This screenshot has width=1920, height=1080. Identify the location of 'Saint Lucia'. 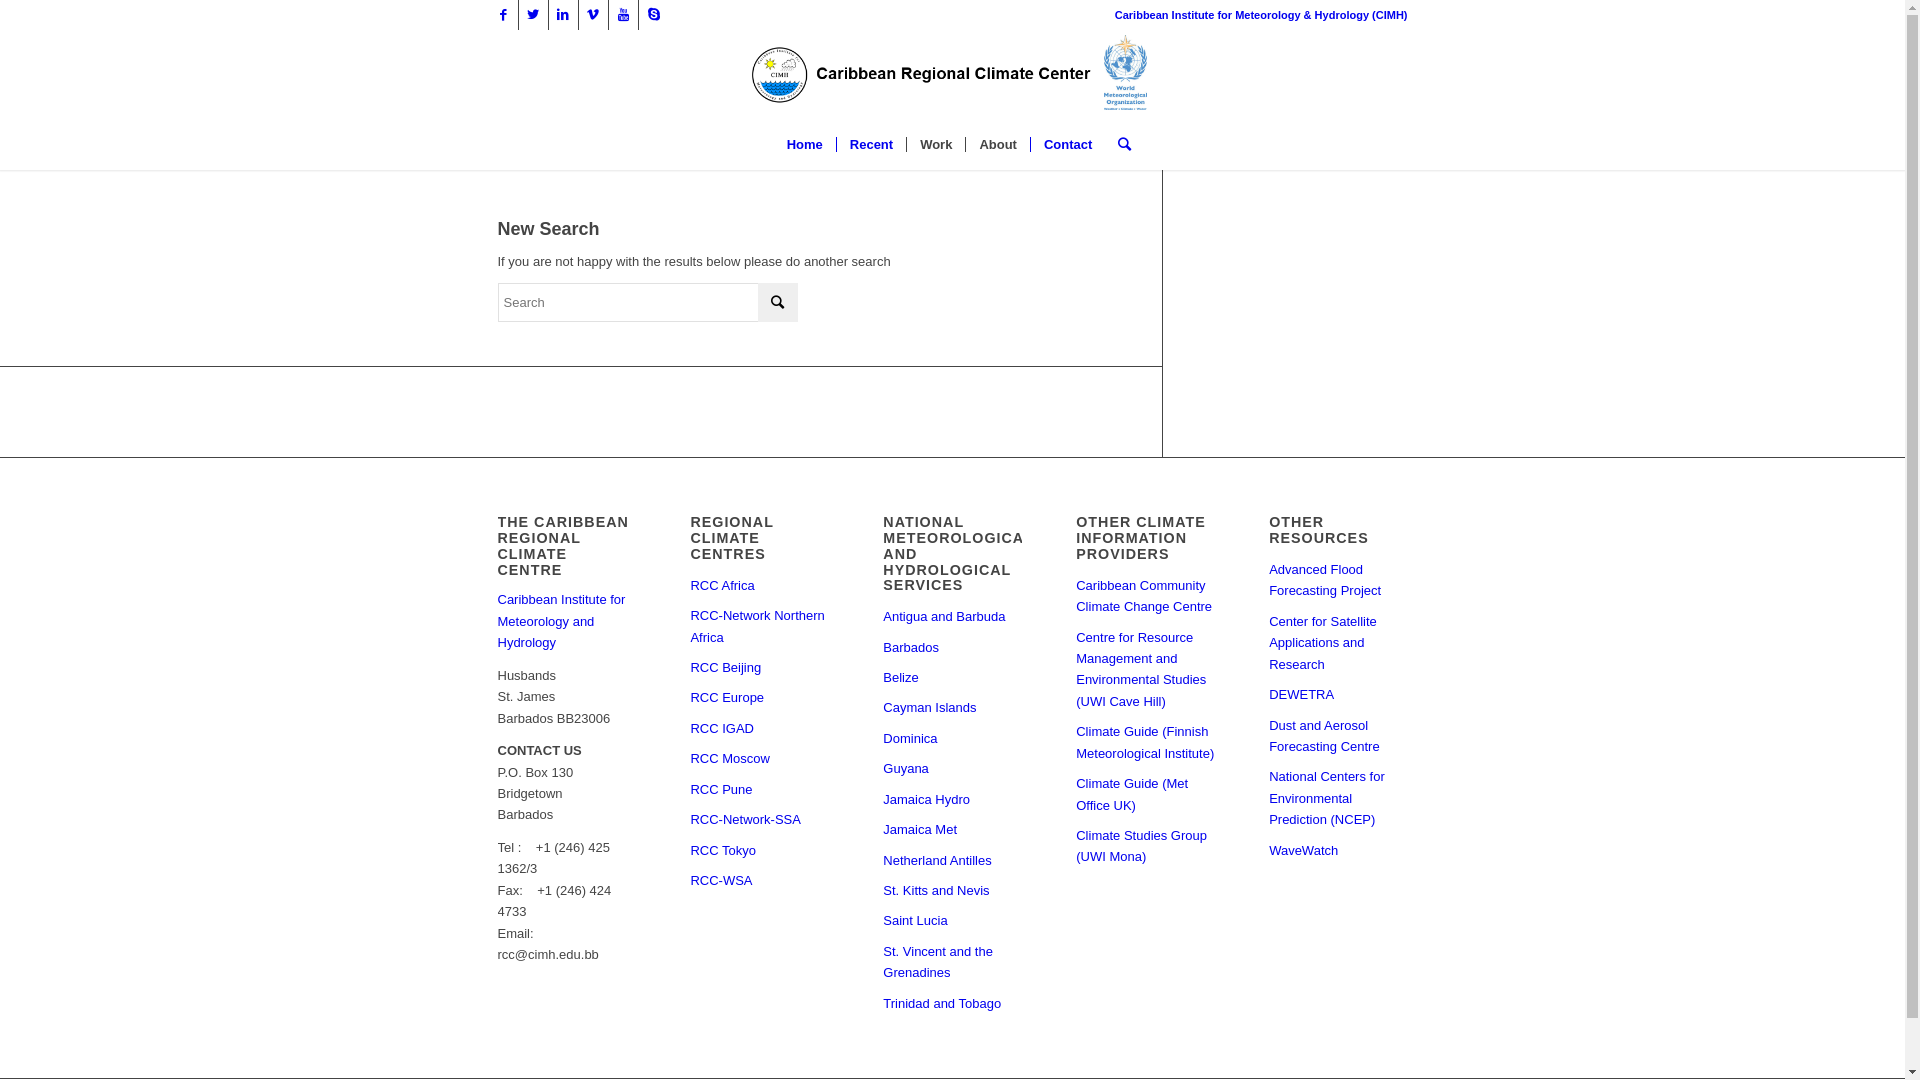
(950, 921).